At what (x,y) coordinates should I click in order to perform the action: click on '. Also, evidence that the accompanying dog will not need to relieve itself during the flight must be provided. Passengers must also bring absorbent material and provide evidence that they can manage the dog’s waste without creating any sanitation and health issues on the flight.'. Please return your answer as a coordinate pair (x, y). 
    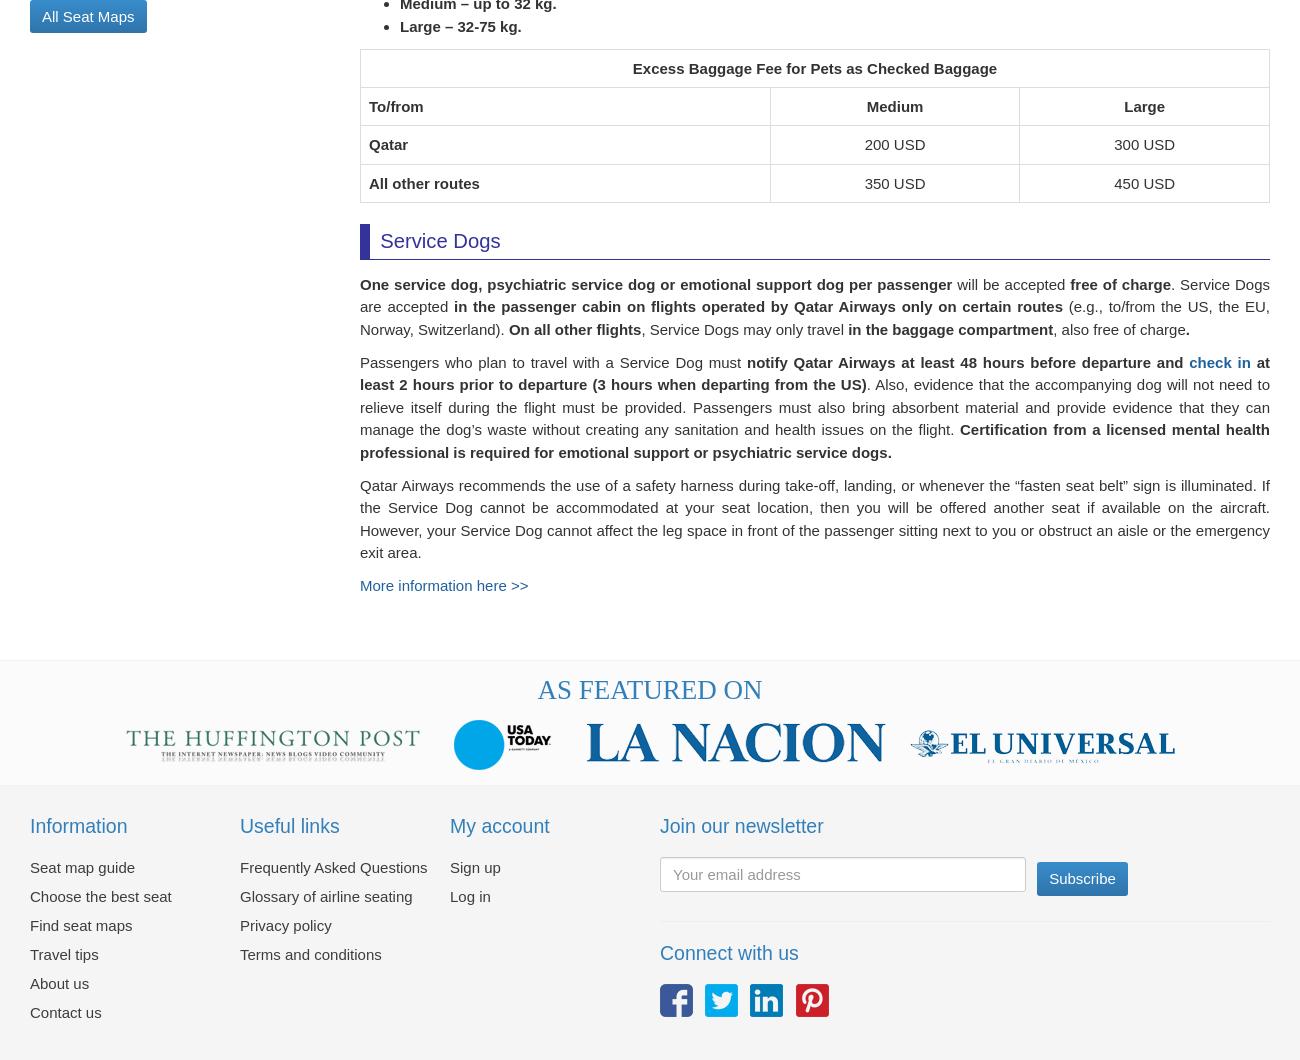
    Looking at the image, I should click on (814, 418).